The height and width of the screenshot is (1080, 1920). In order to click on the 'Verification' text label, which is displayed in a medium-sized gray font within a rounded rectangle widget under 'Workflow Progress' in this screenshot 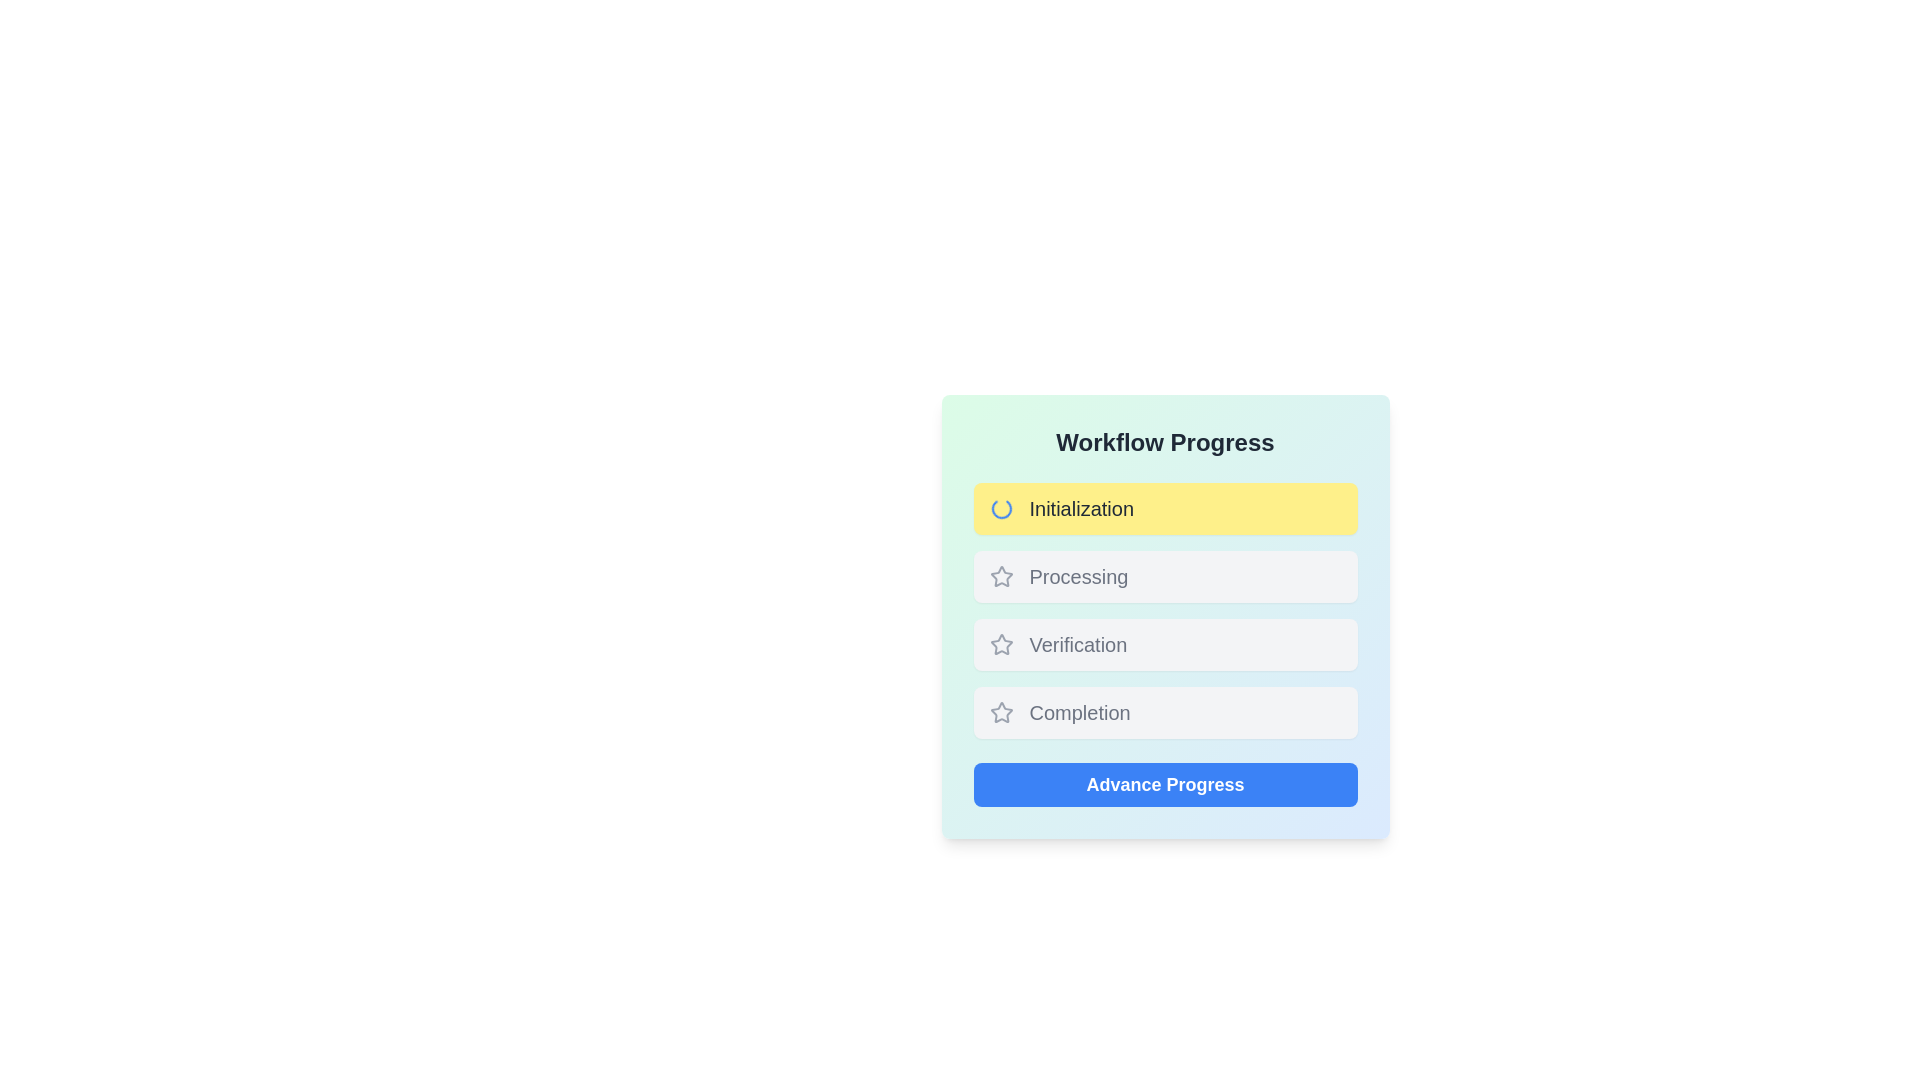, I will do `click(1077, 644)`.